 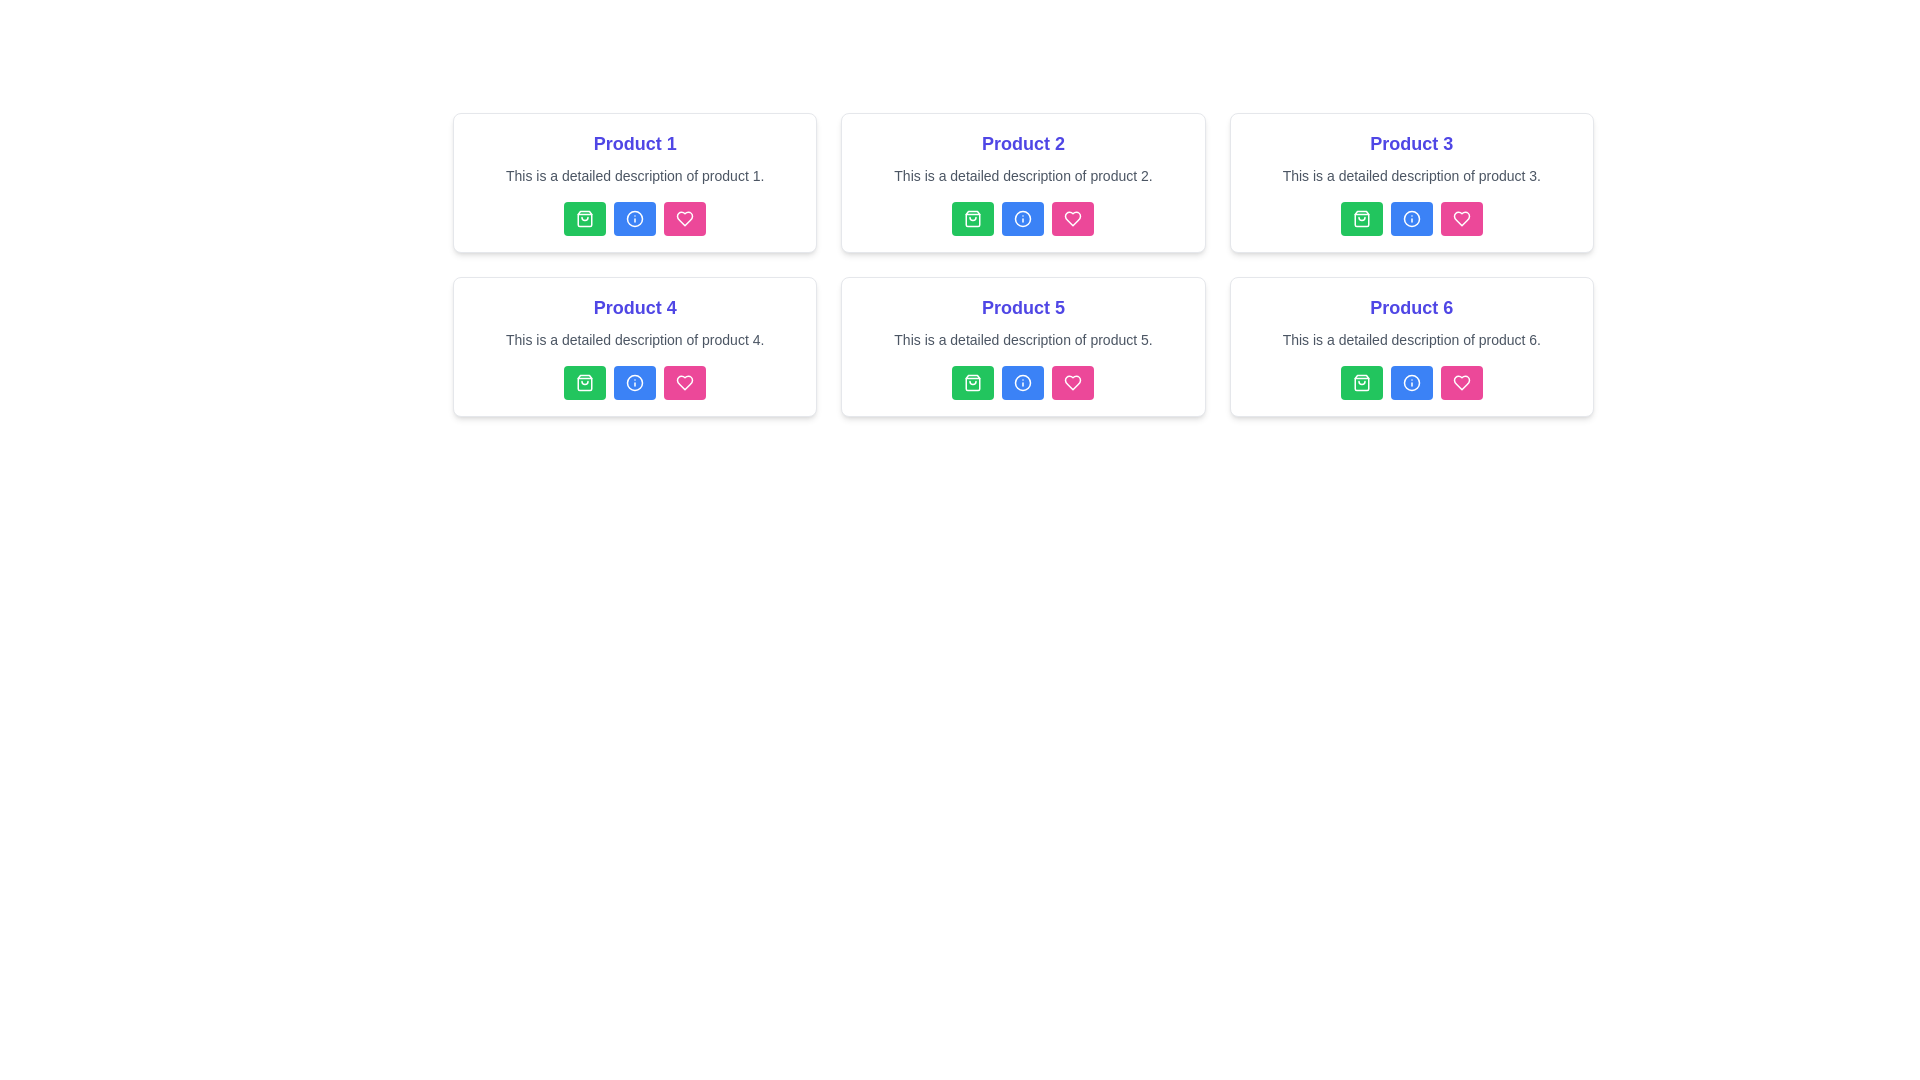 I want to click on the last button in the row of three buttons associated with 'Product 6' to mark the product as a favorite, so click(x=1461, y=382).